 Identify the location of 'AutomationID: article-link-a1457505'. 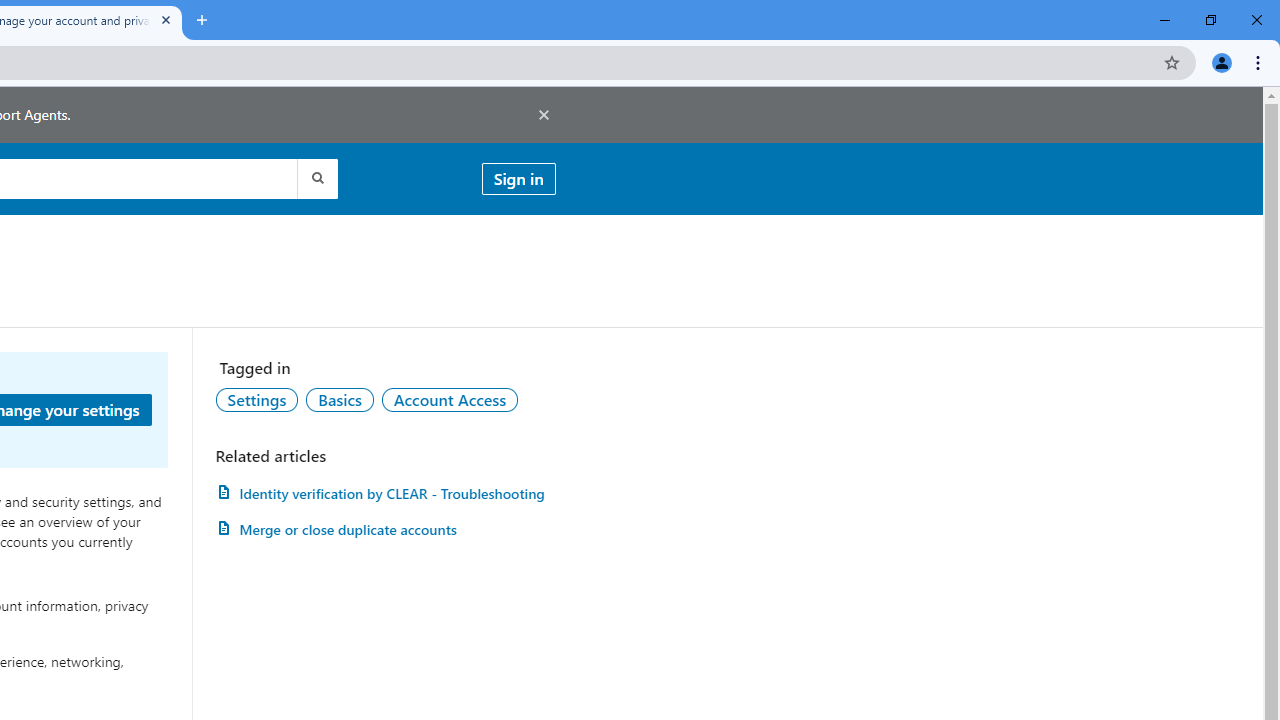
(385, 493).